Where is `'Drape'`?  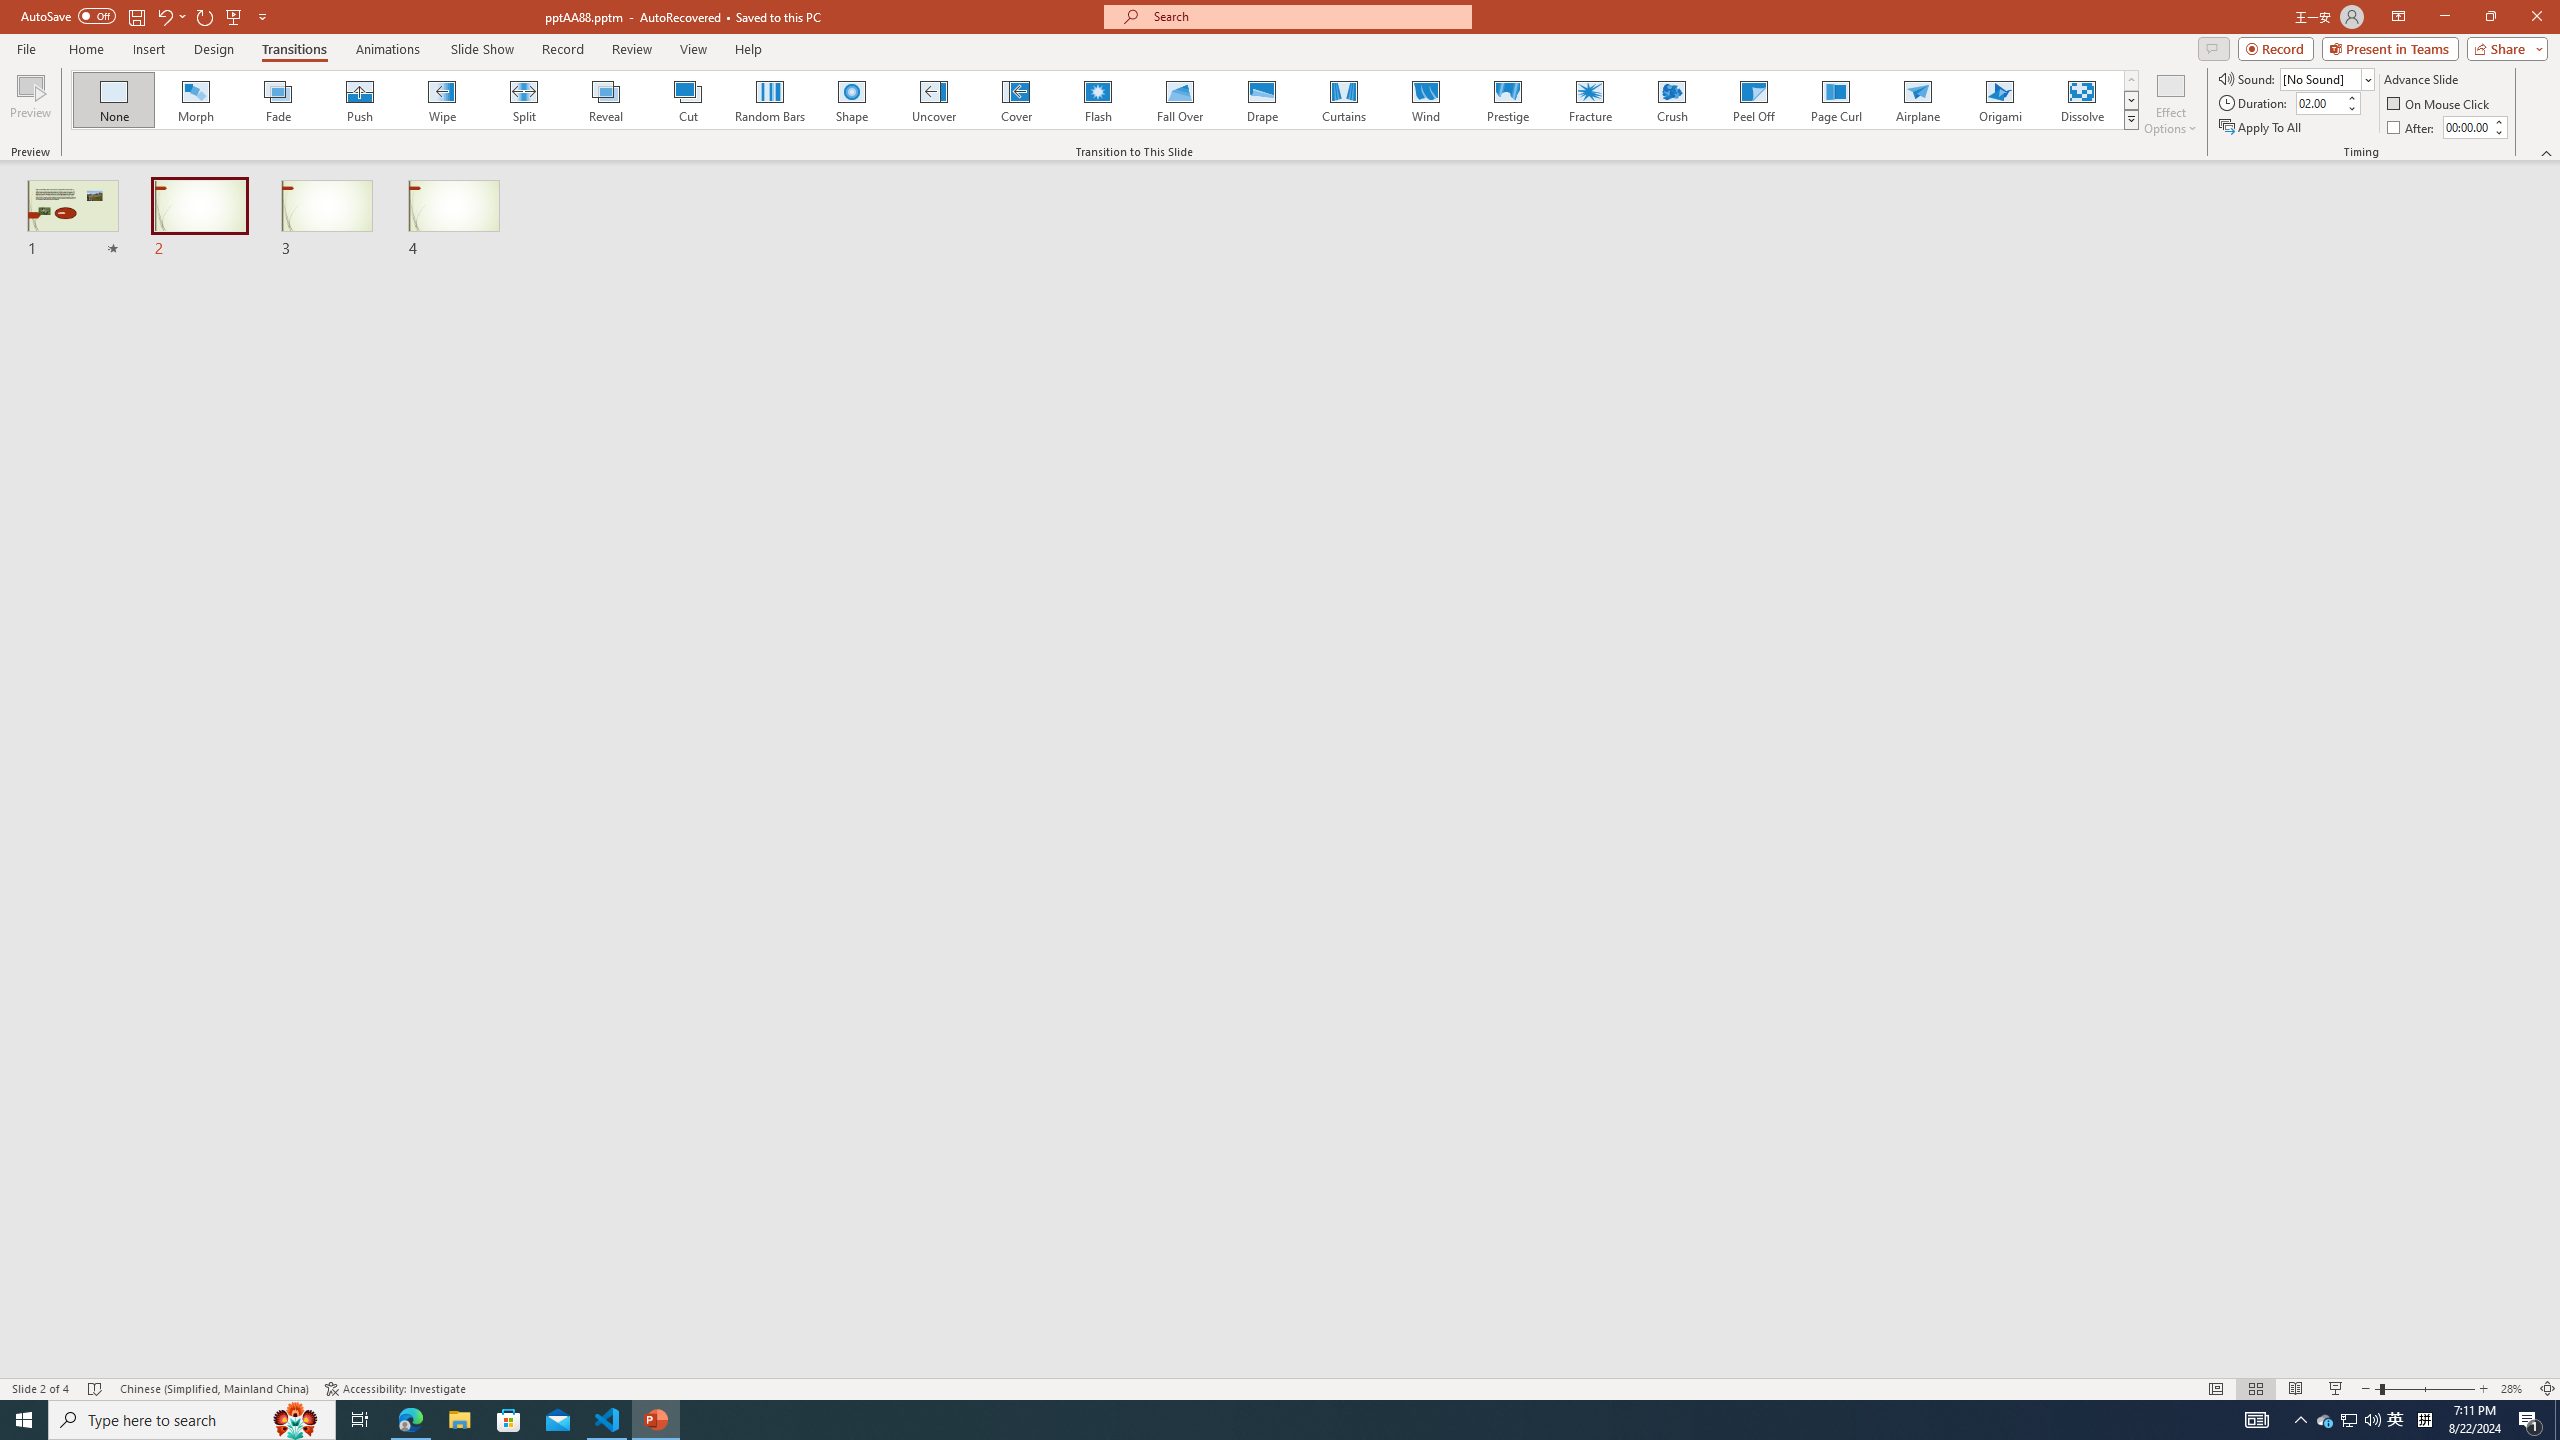 'Drape' is located at coordinates (1261, 99).